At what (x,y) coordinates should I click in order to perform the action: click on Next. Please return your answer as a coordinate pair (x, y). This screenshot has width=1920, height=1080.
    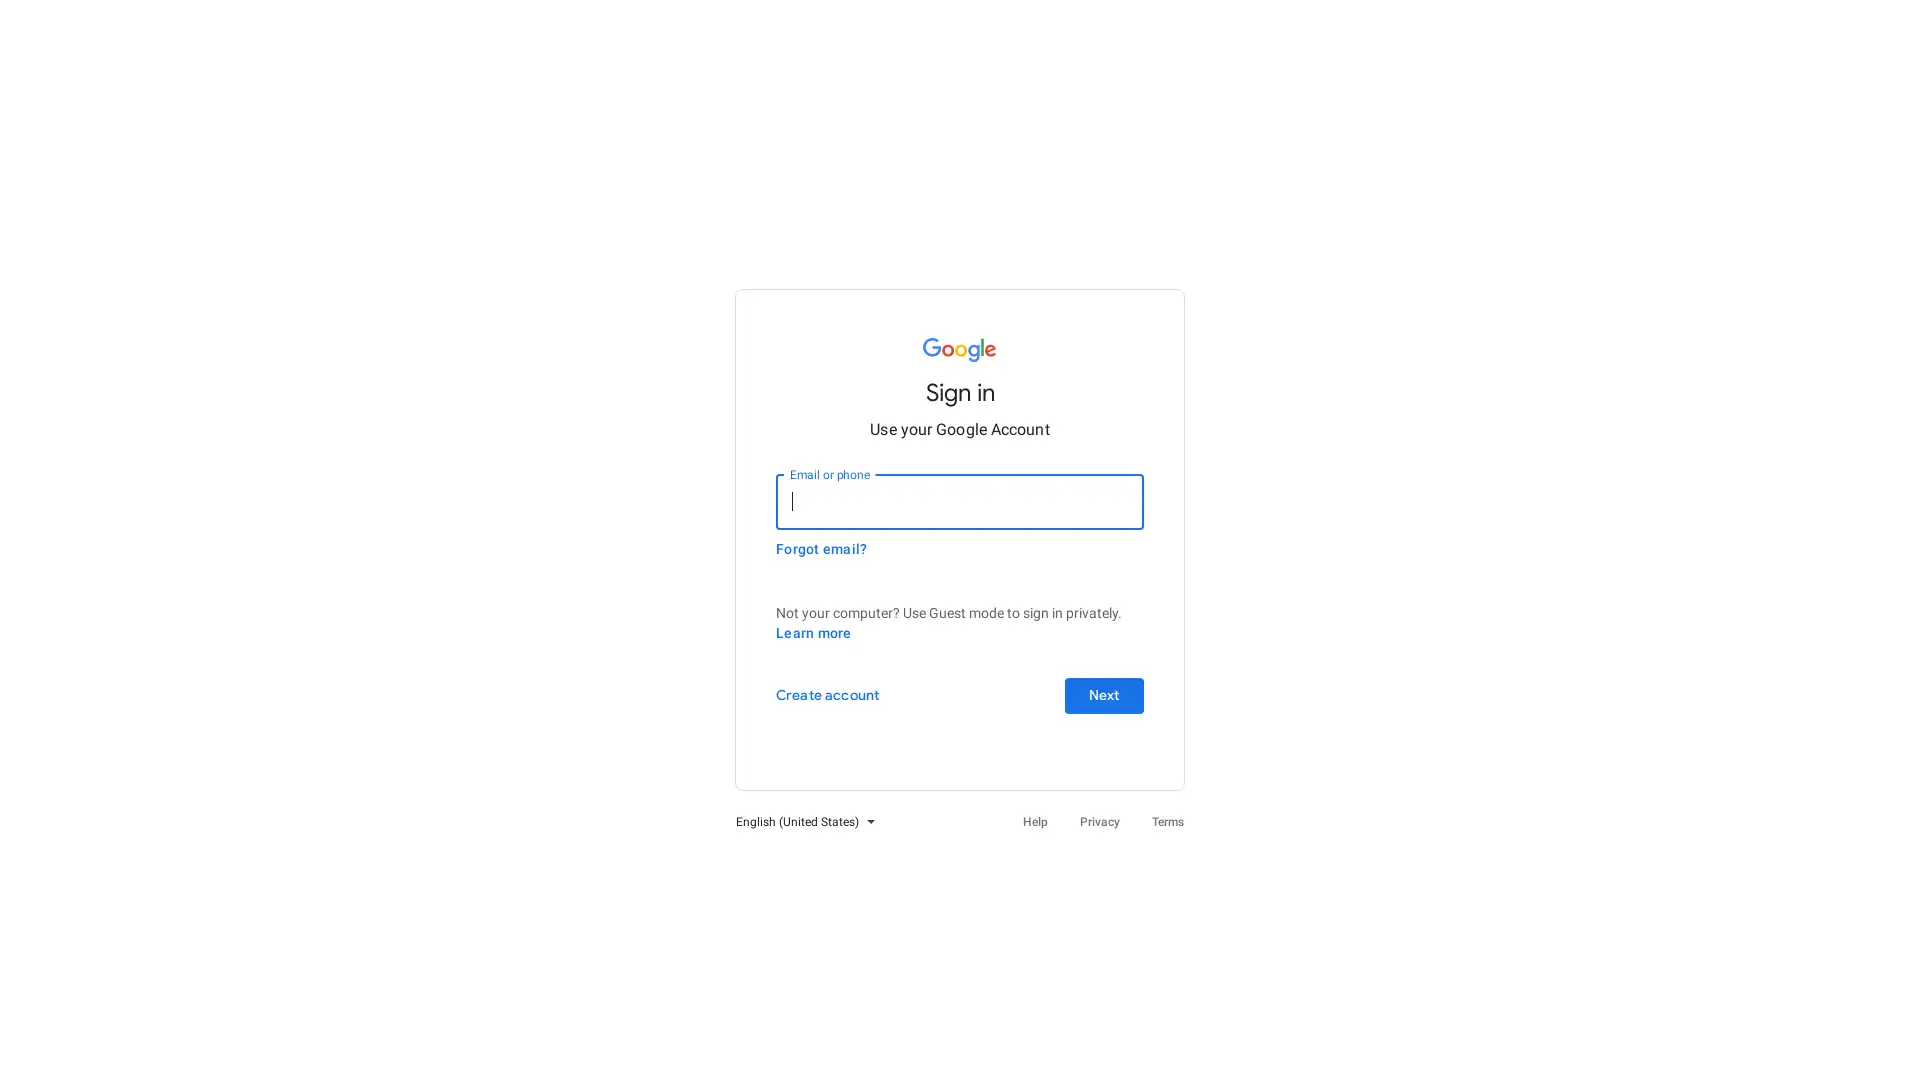
    Looking at the image, I should click on (1103, 693).